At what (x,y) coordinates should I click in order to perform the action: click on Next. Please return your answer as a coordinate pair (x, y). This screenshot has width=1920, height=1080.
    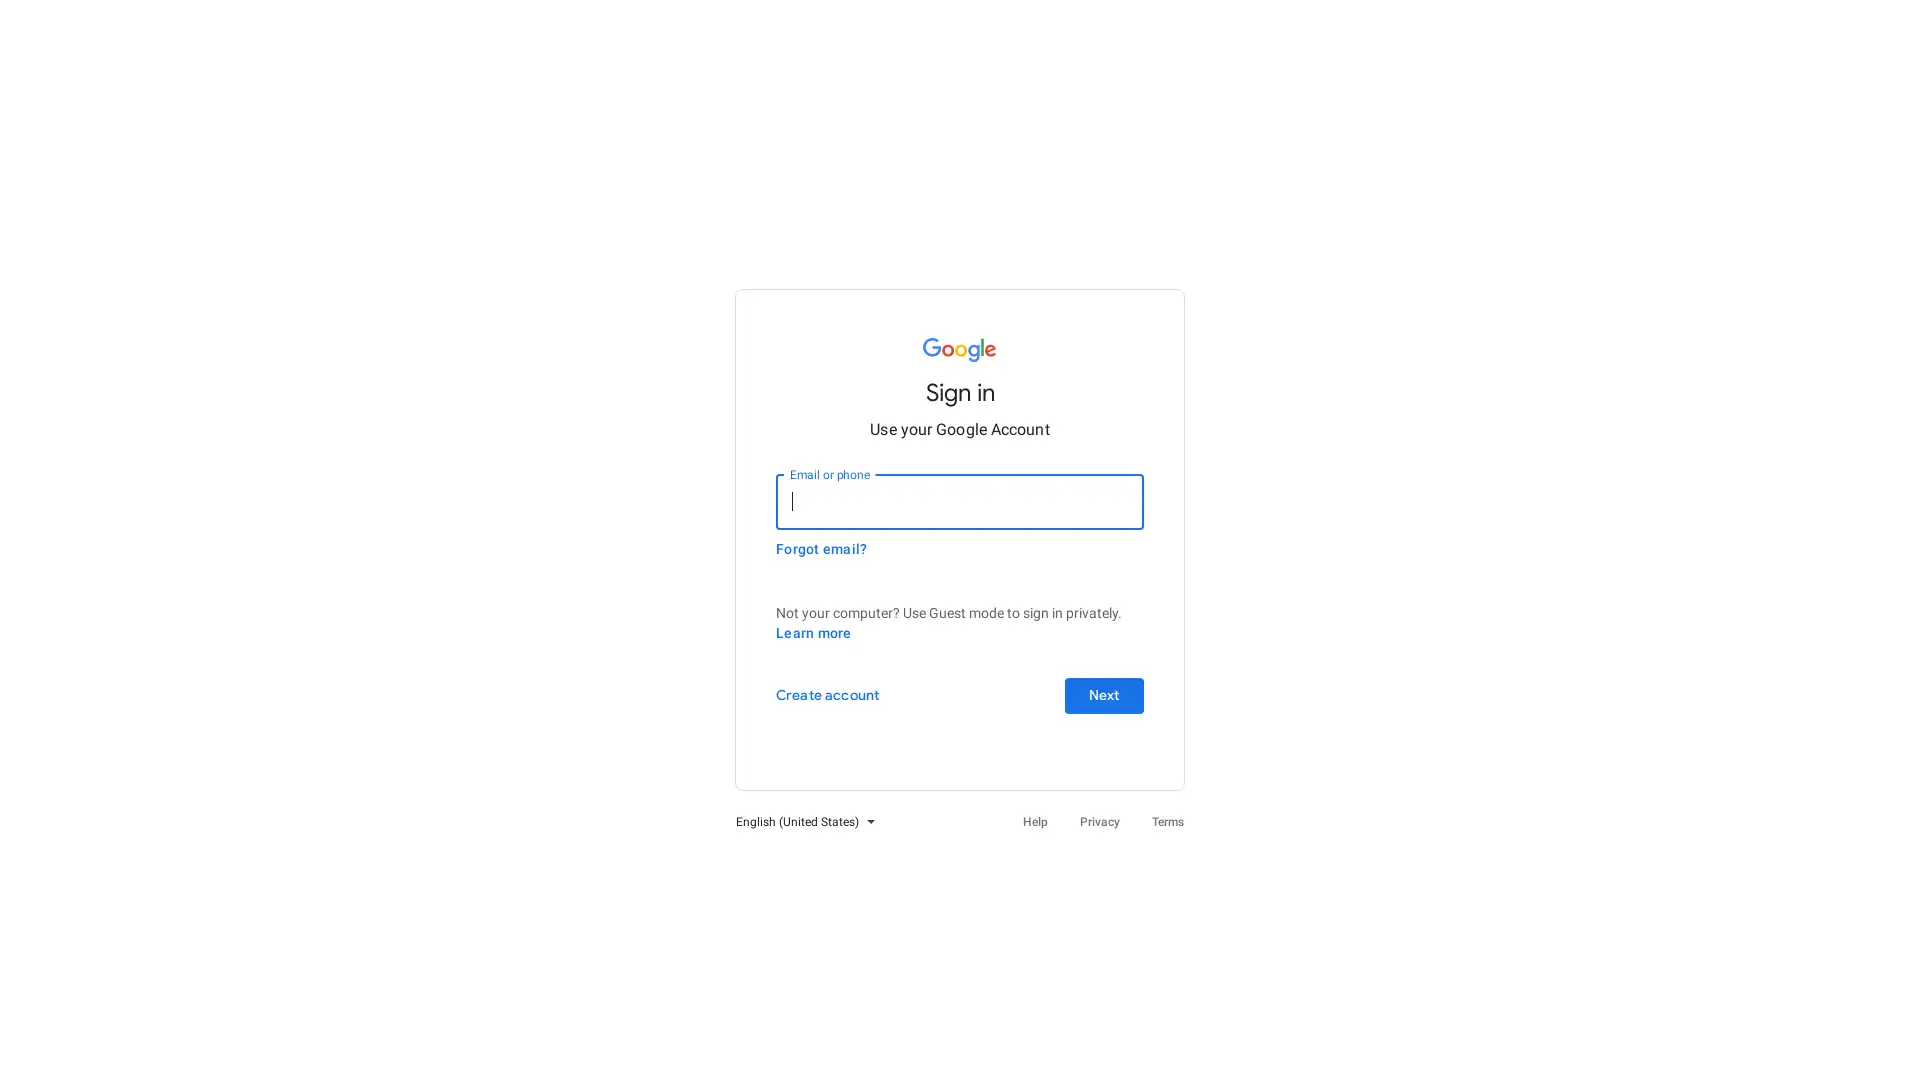
    Looking at the image, I should click on (1103, 693).